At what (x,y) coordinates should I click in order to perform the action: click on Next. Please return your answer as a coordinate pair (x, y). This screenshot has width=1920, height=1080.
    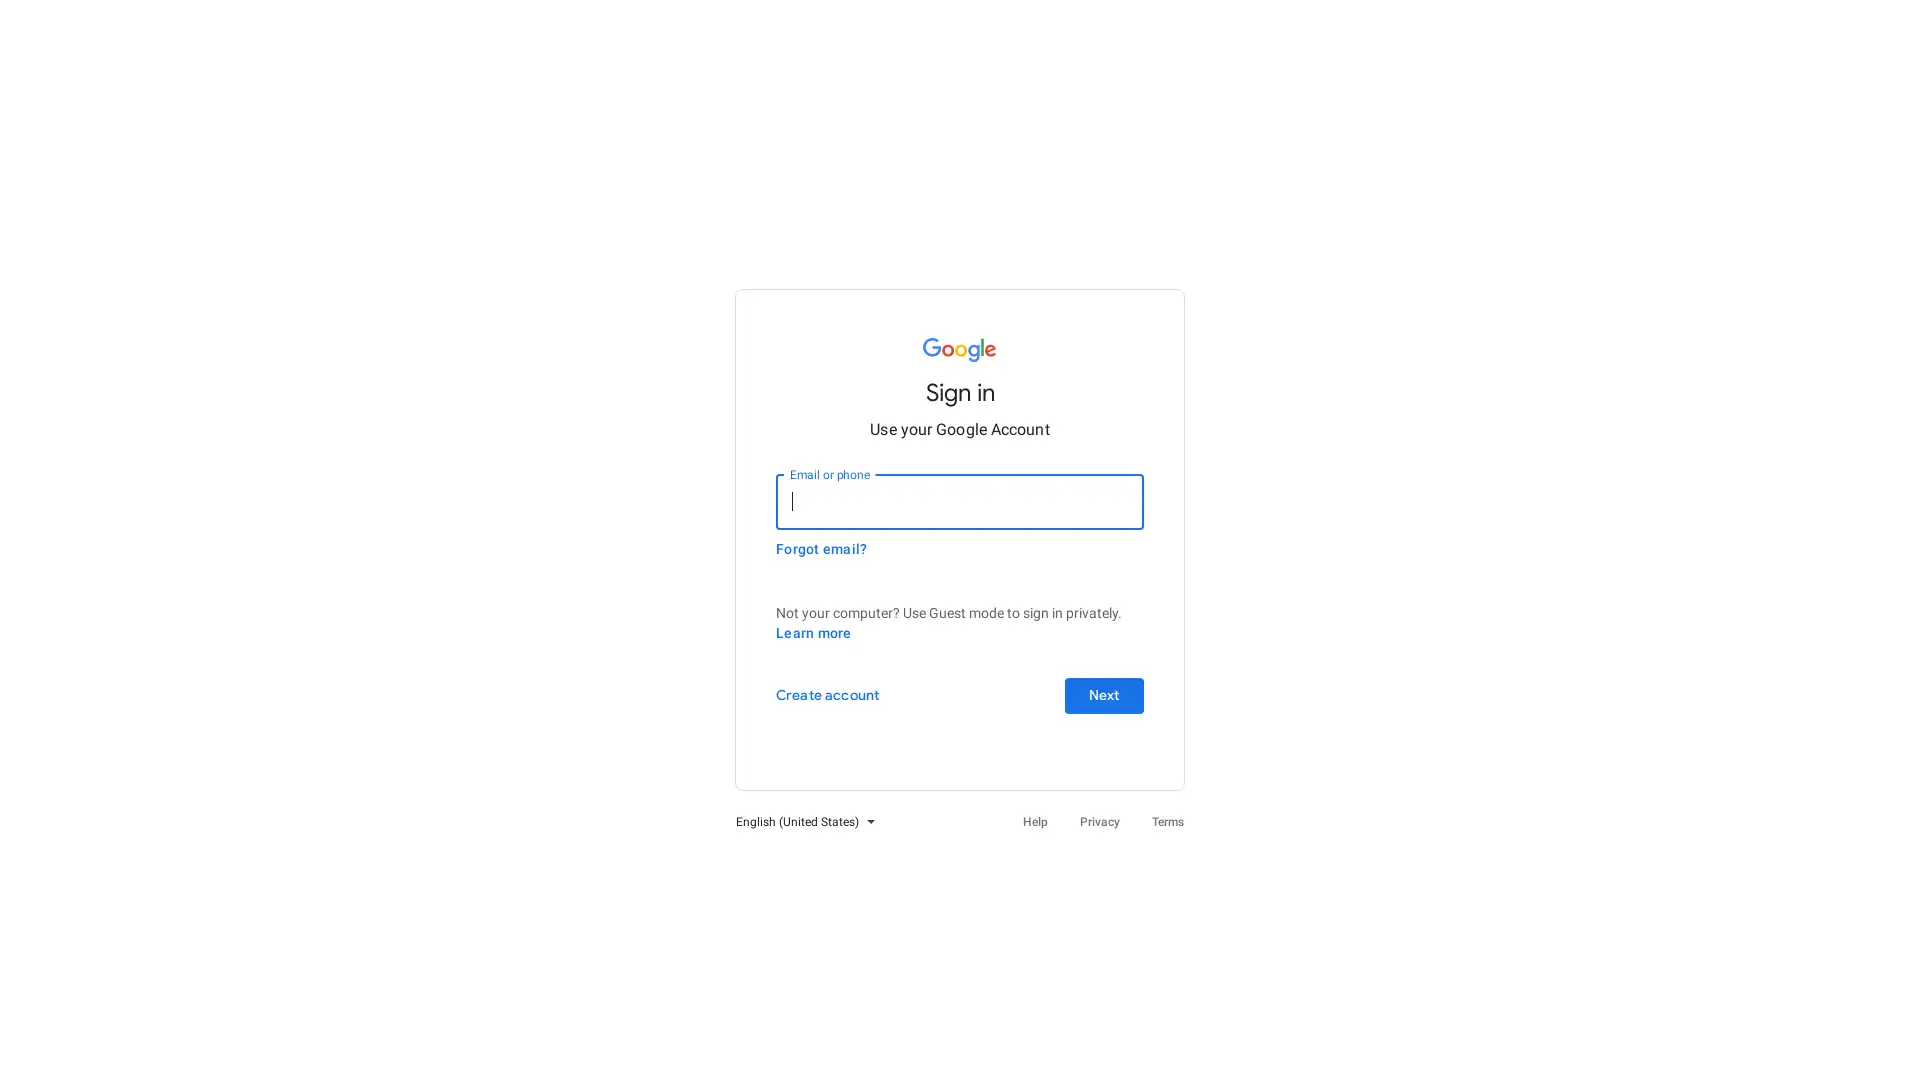
    Looking at the image, I should click on (1103, 693).